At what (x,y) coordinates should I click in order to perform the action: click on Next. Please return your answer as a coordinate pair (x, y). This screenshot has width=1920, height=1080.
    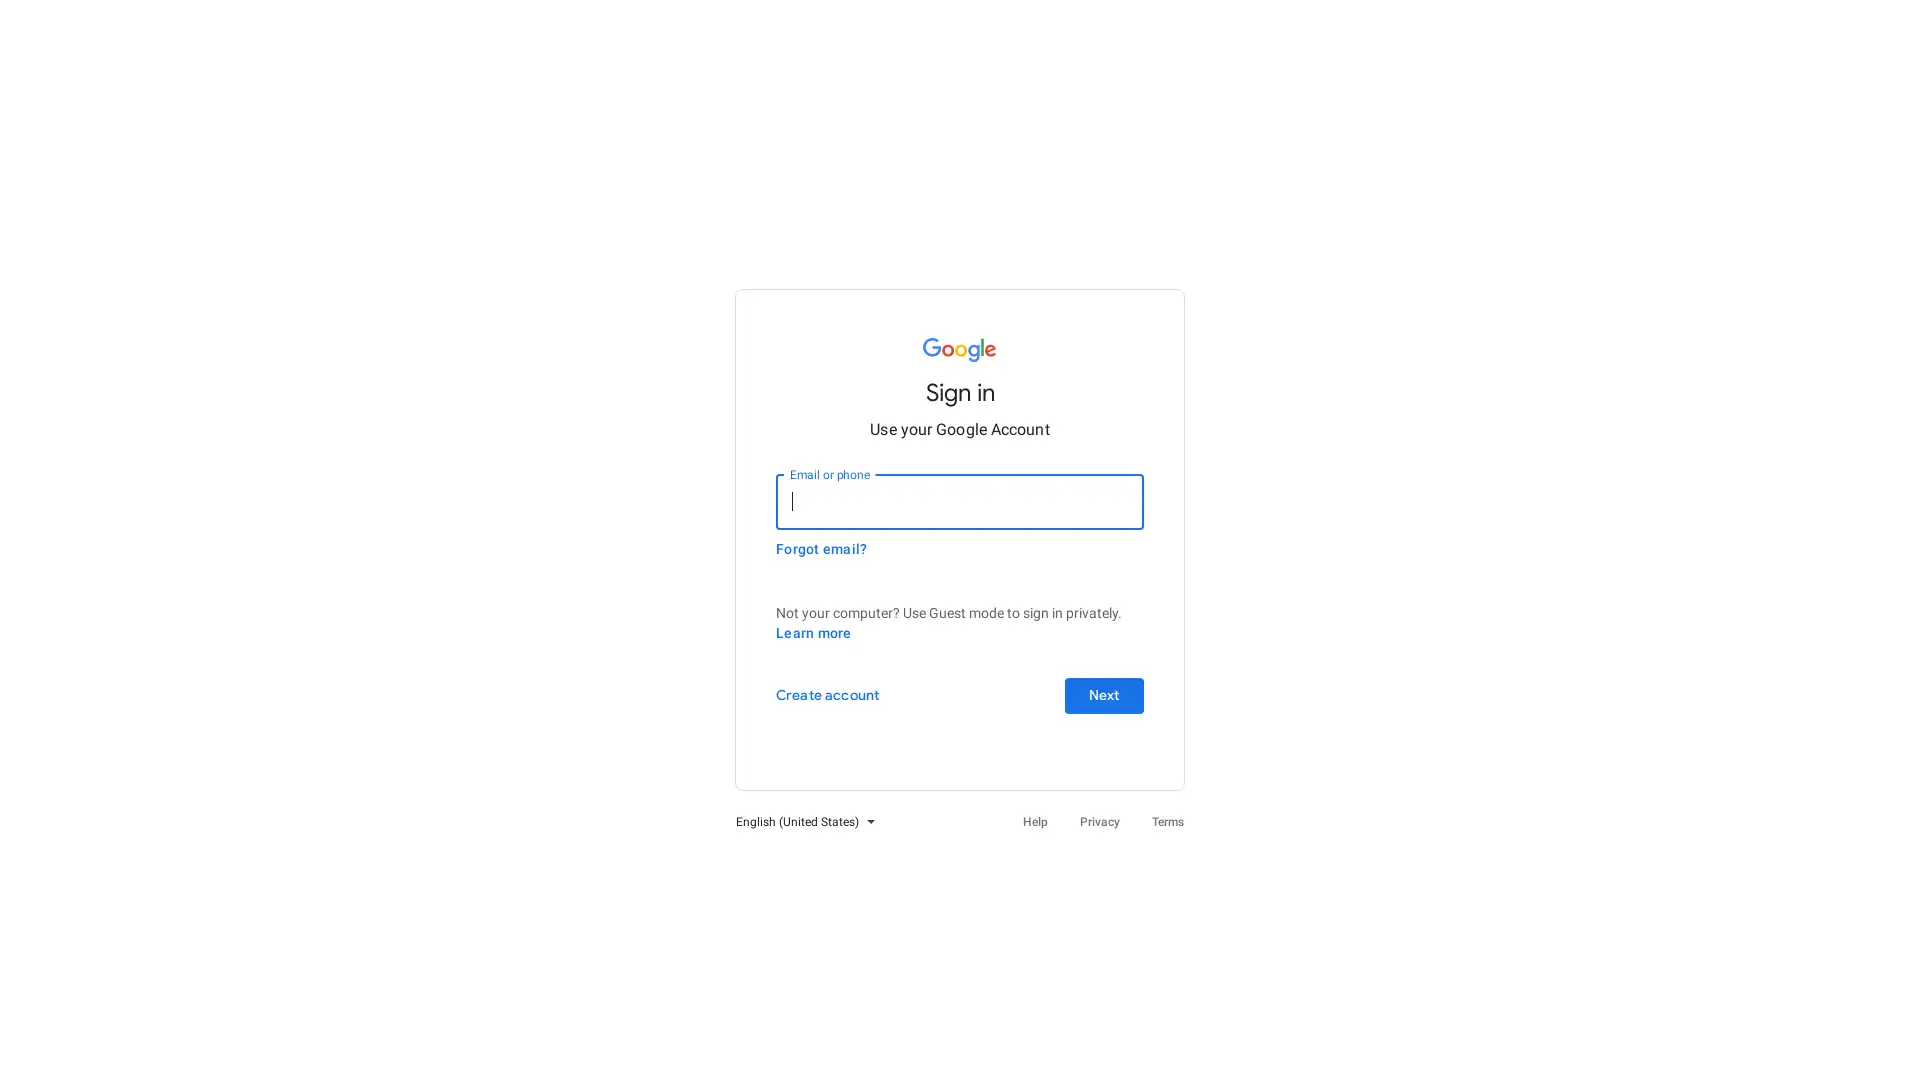
    Looking at the image, I should click on (1103, 693).